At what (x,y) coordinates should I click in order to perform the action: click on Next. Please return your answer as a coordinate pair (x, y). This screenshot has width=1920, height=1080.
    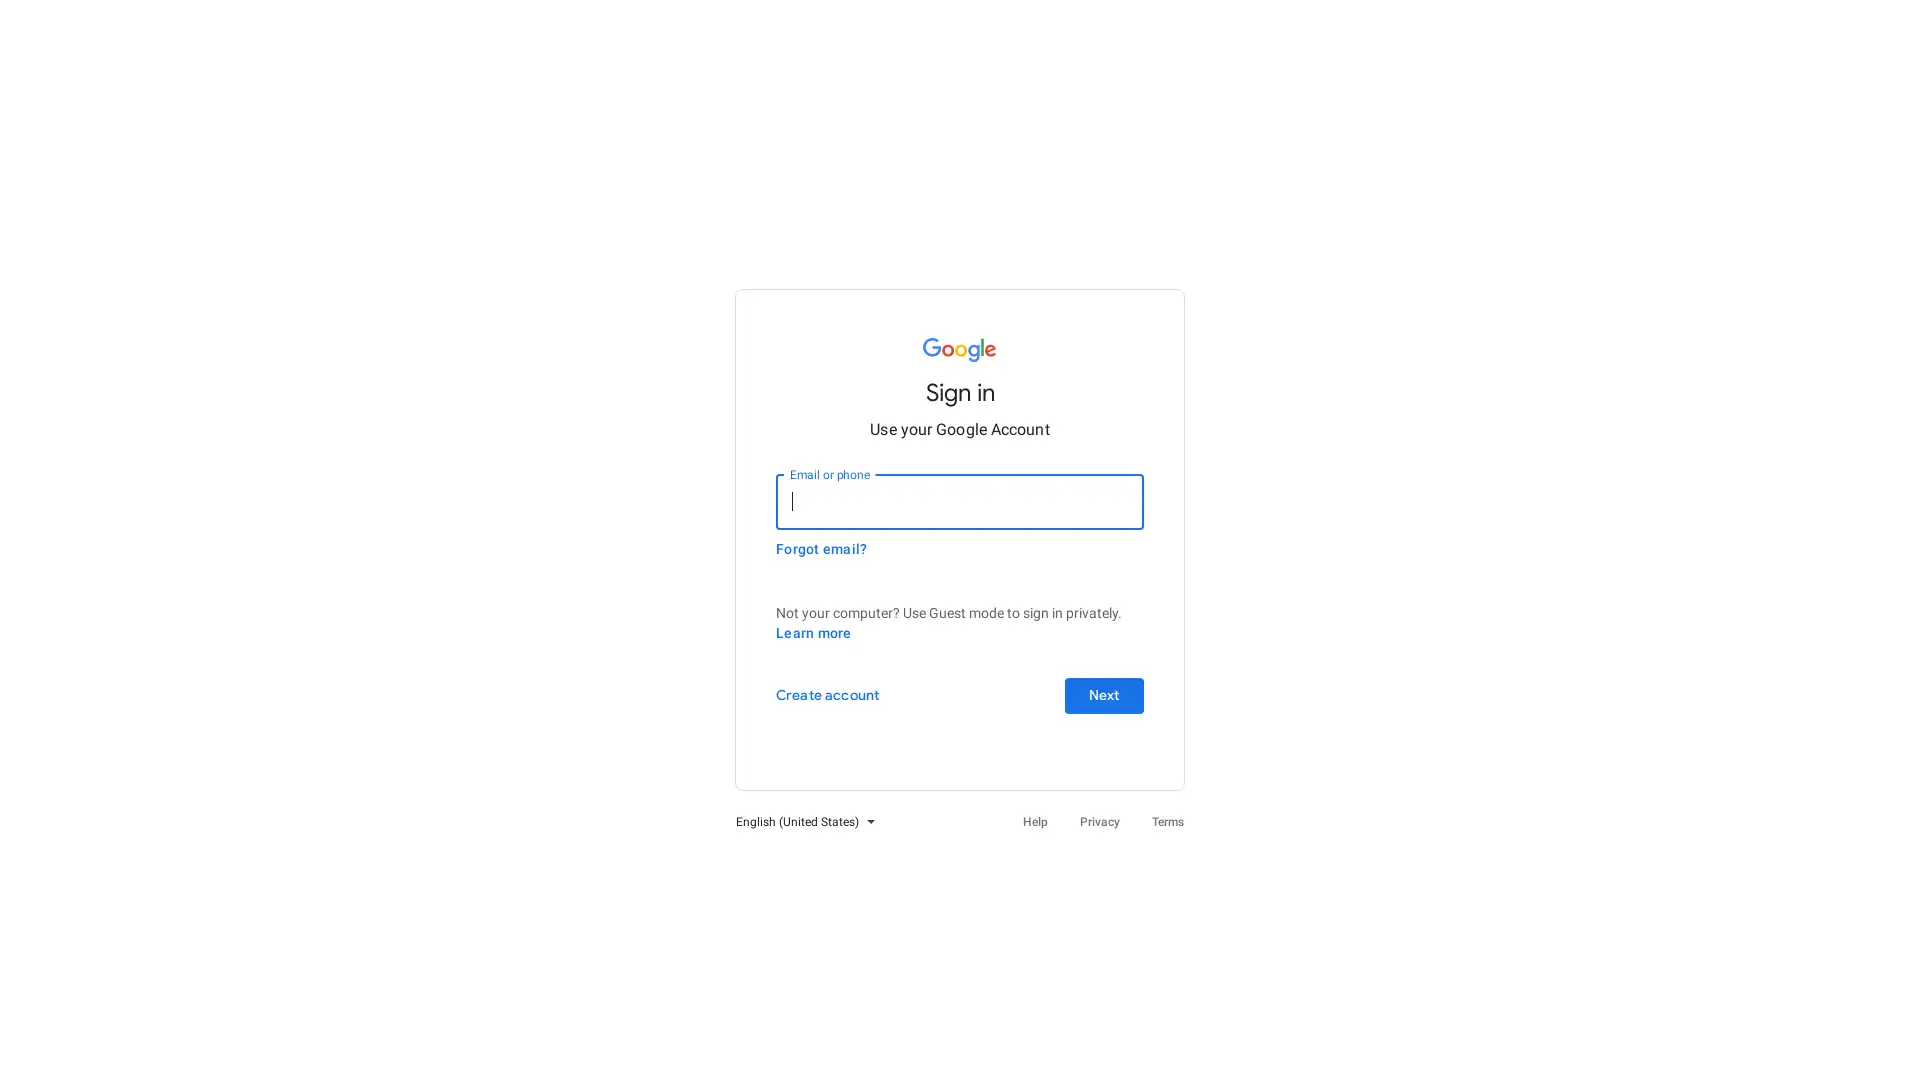
    Looking at the image, I should click on (1103, 693).